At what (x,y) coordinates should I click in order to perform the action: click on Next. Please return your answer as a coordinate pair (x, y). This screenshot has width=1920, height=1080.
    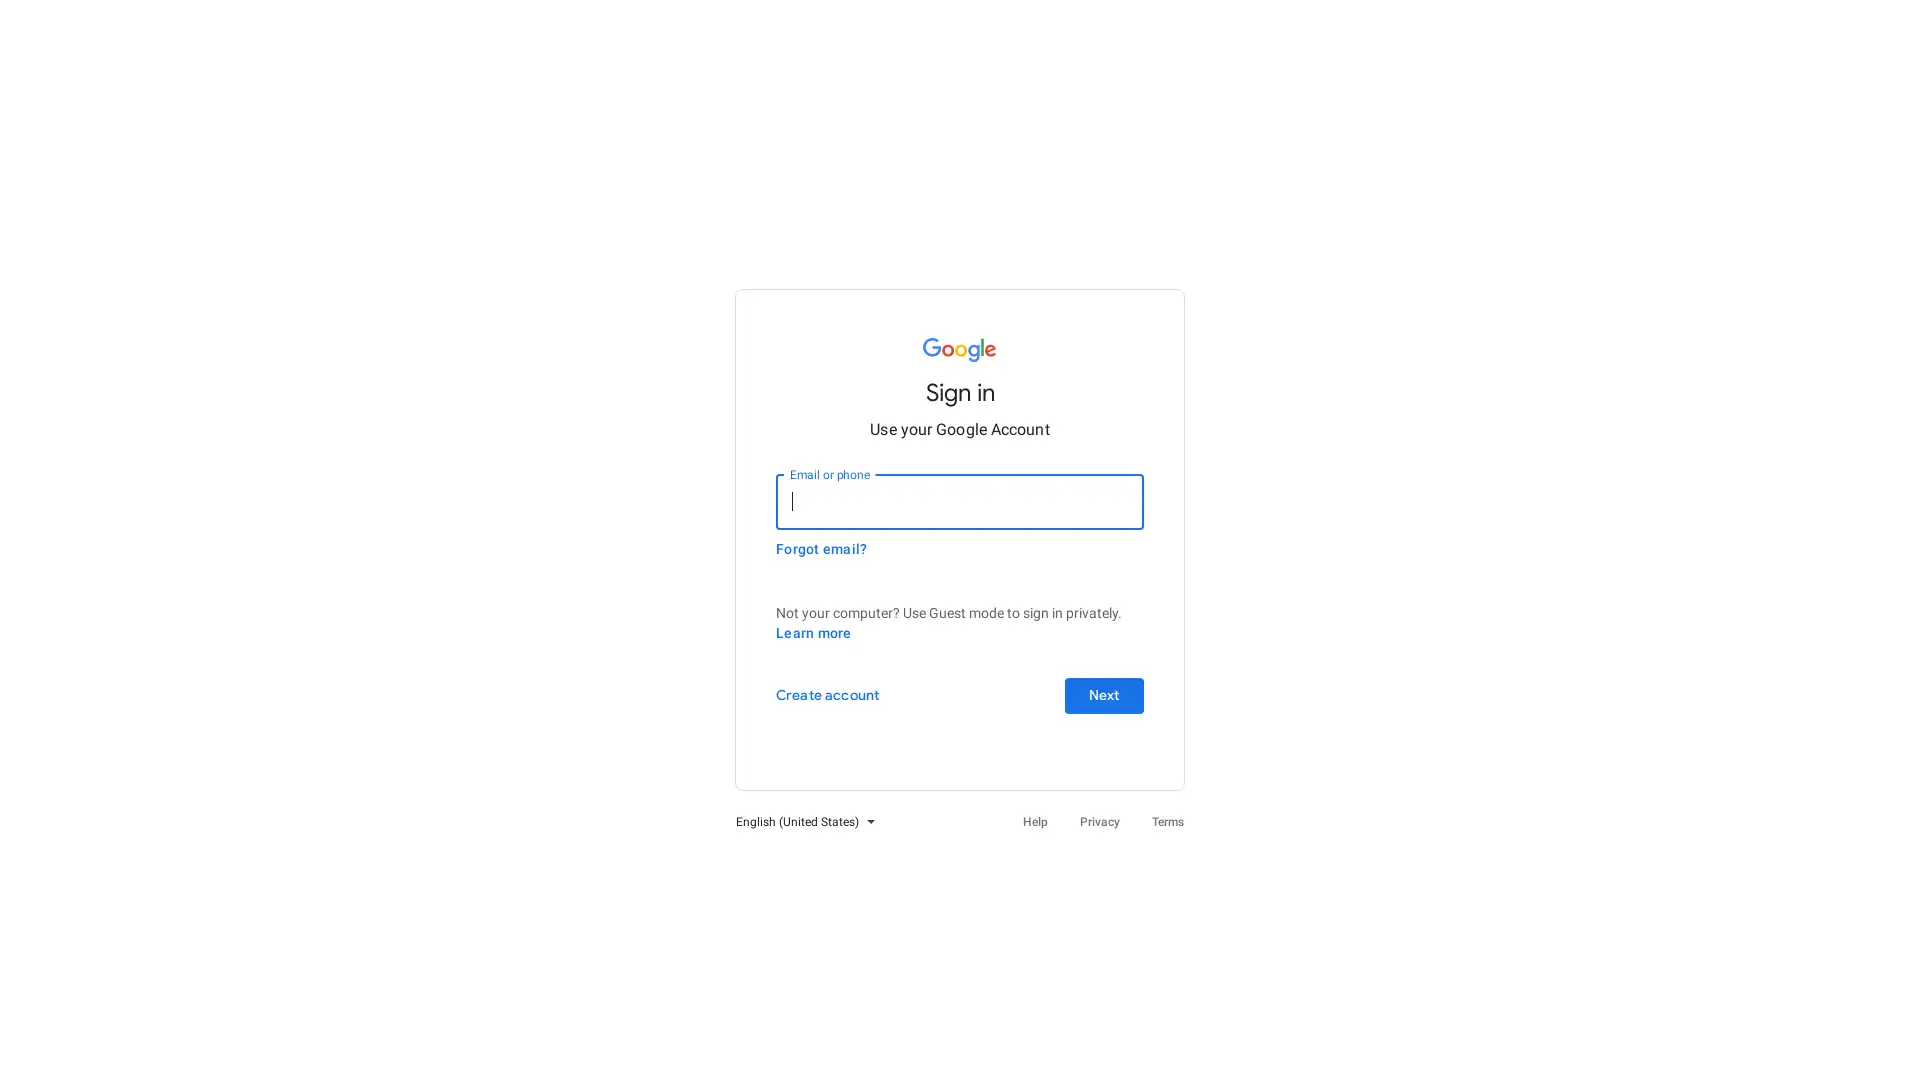
    Looking at the image, I should click on (1103, 693).